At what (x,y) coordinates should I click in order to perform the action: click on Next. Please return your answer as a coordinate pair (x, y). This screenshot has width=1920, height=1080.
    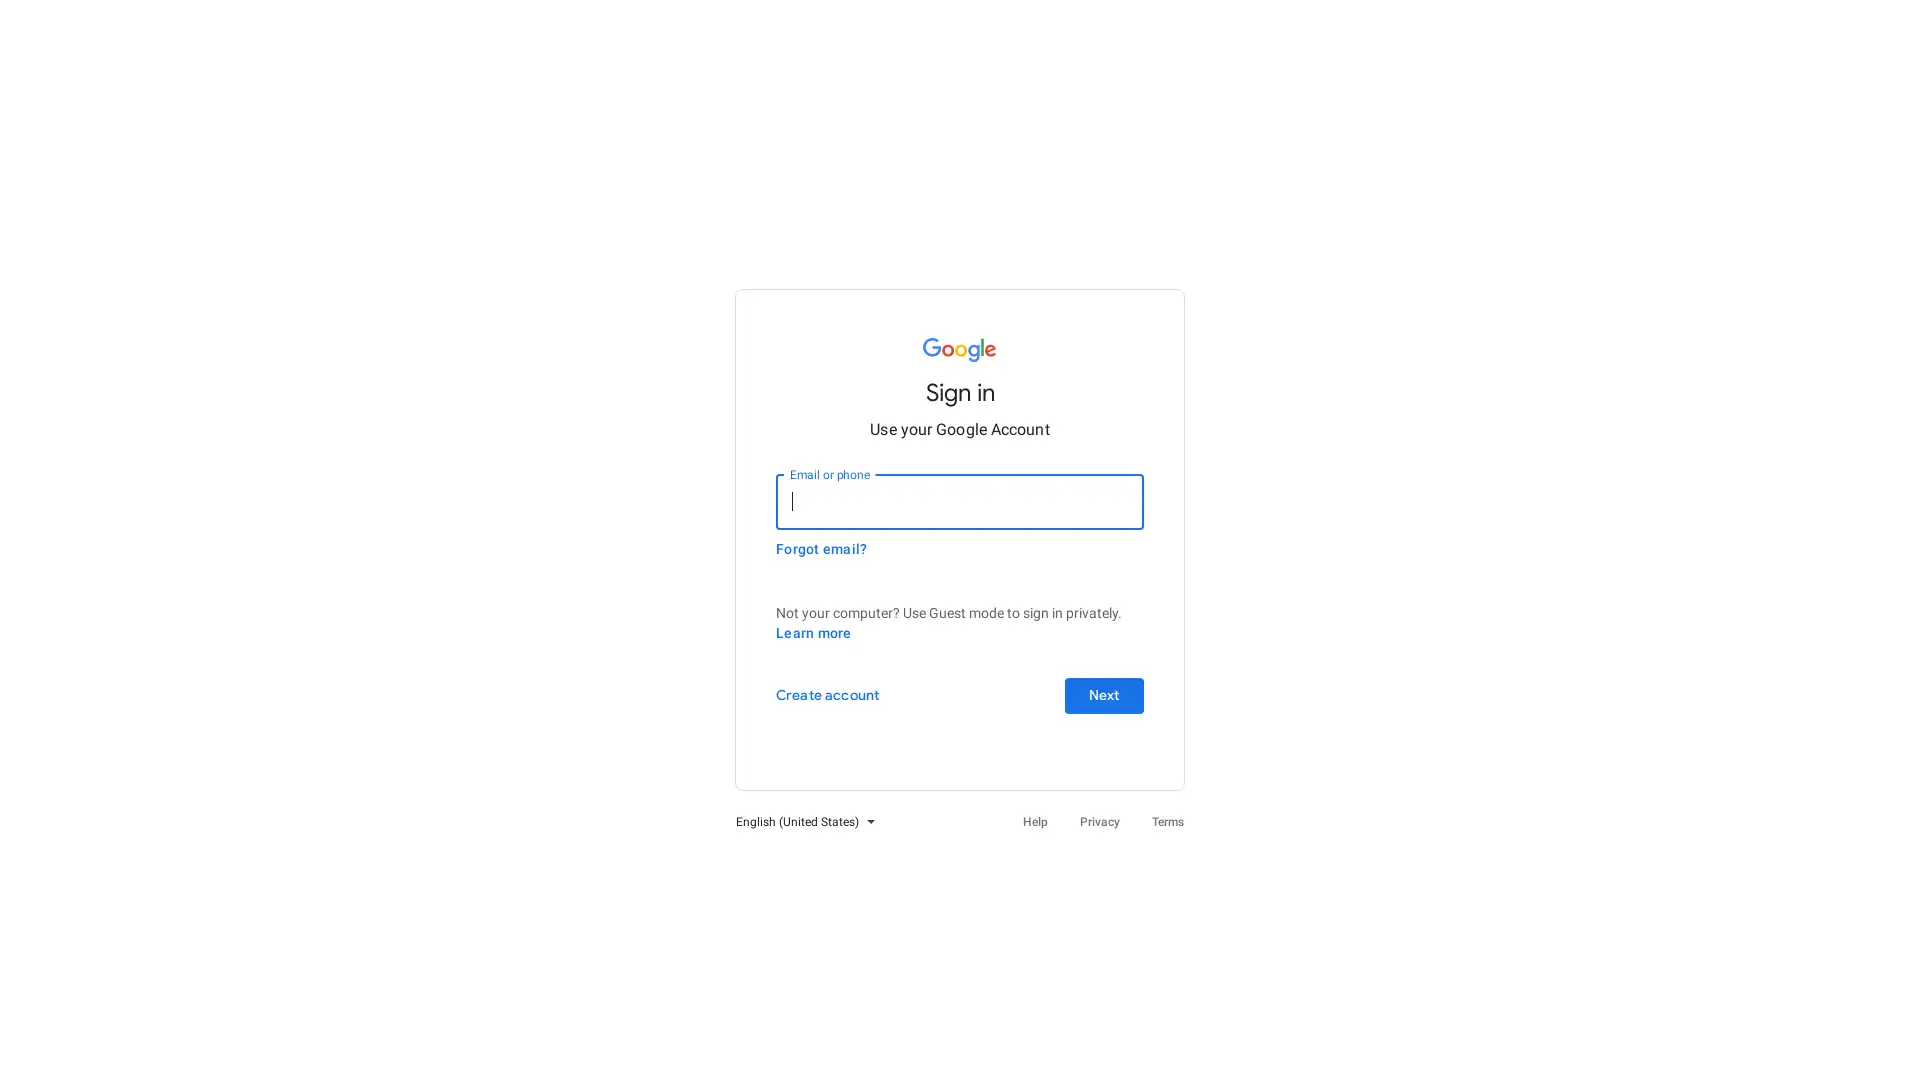
    Looking at the image, I should click on (1103, 693).